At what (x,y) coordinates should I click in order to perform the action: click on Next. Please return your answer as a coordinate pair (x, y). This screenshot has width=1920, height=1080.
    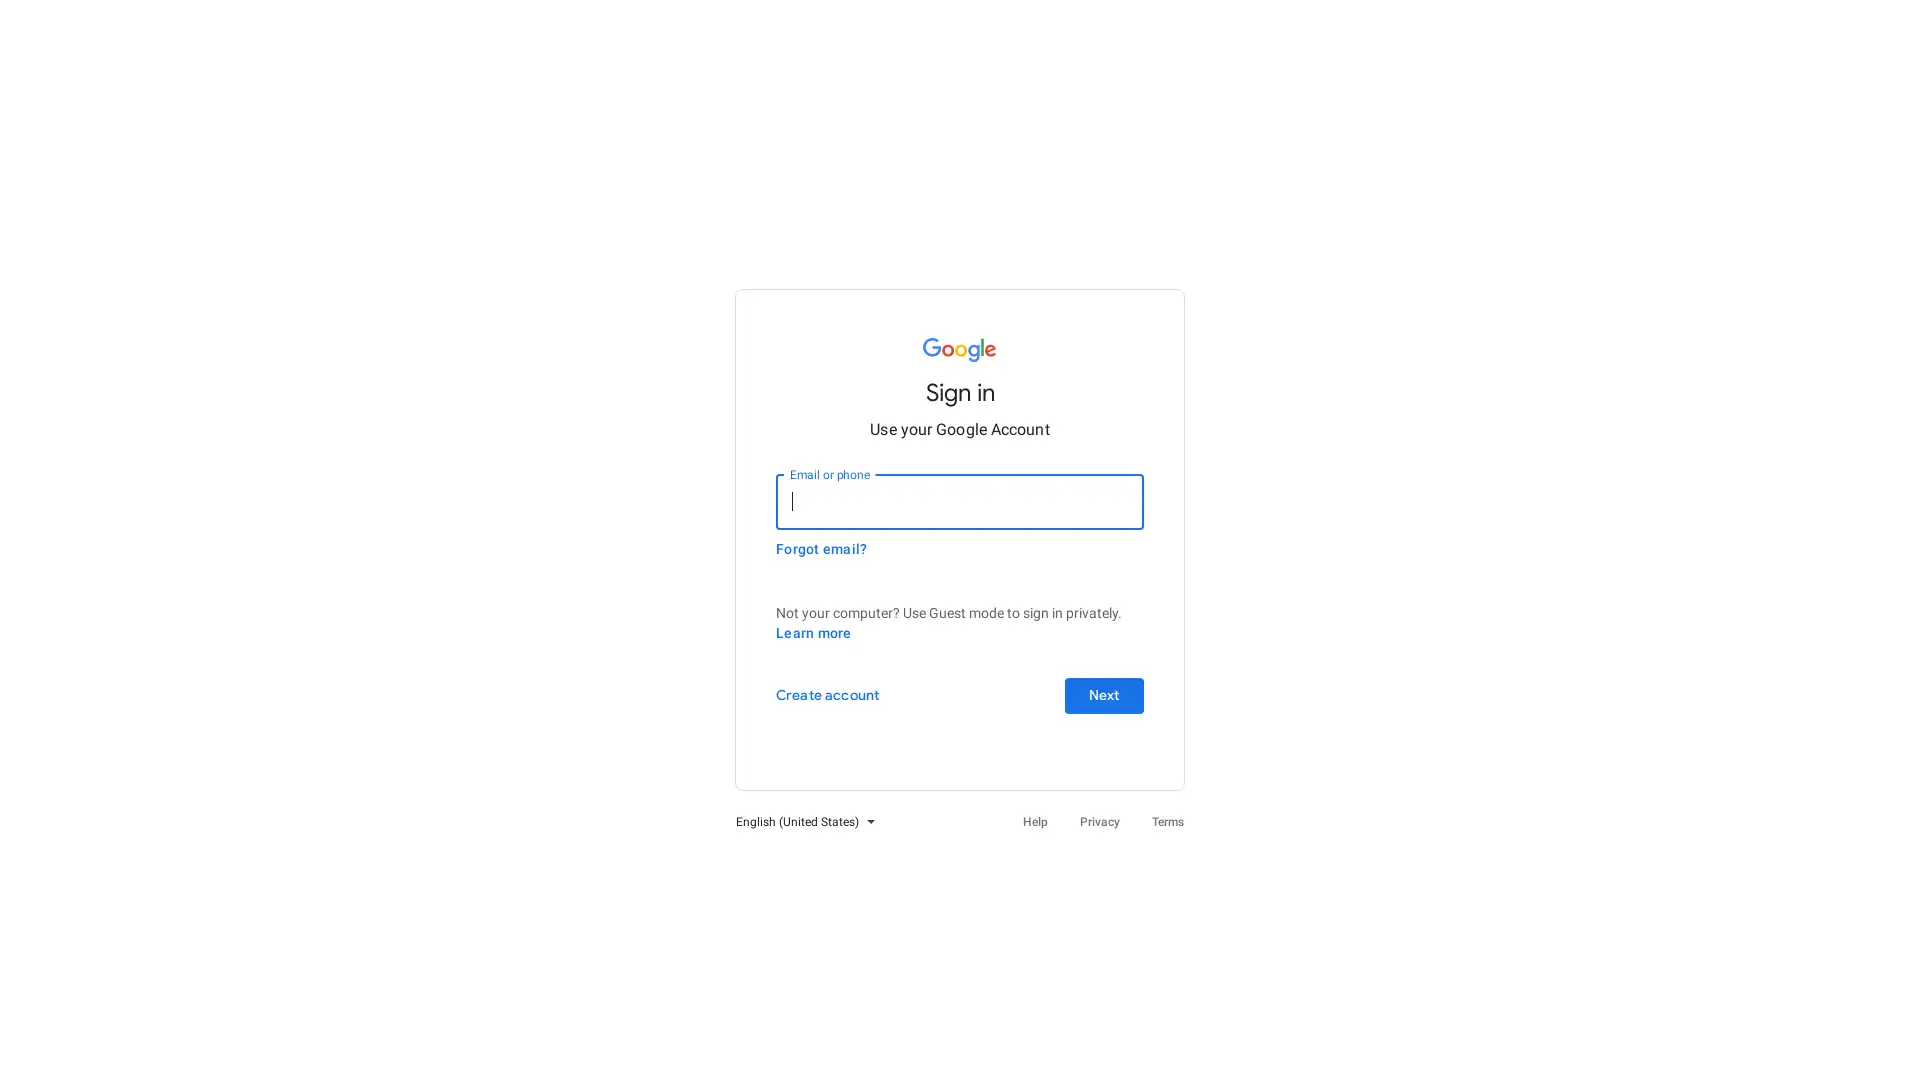
    Looking at the image, I should click on (1103, 693).